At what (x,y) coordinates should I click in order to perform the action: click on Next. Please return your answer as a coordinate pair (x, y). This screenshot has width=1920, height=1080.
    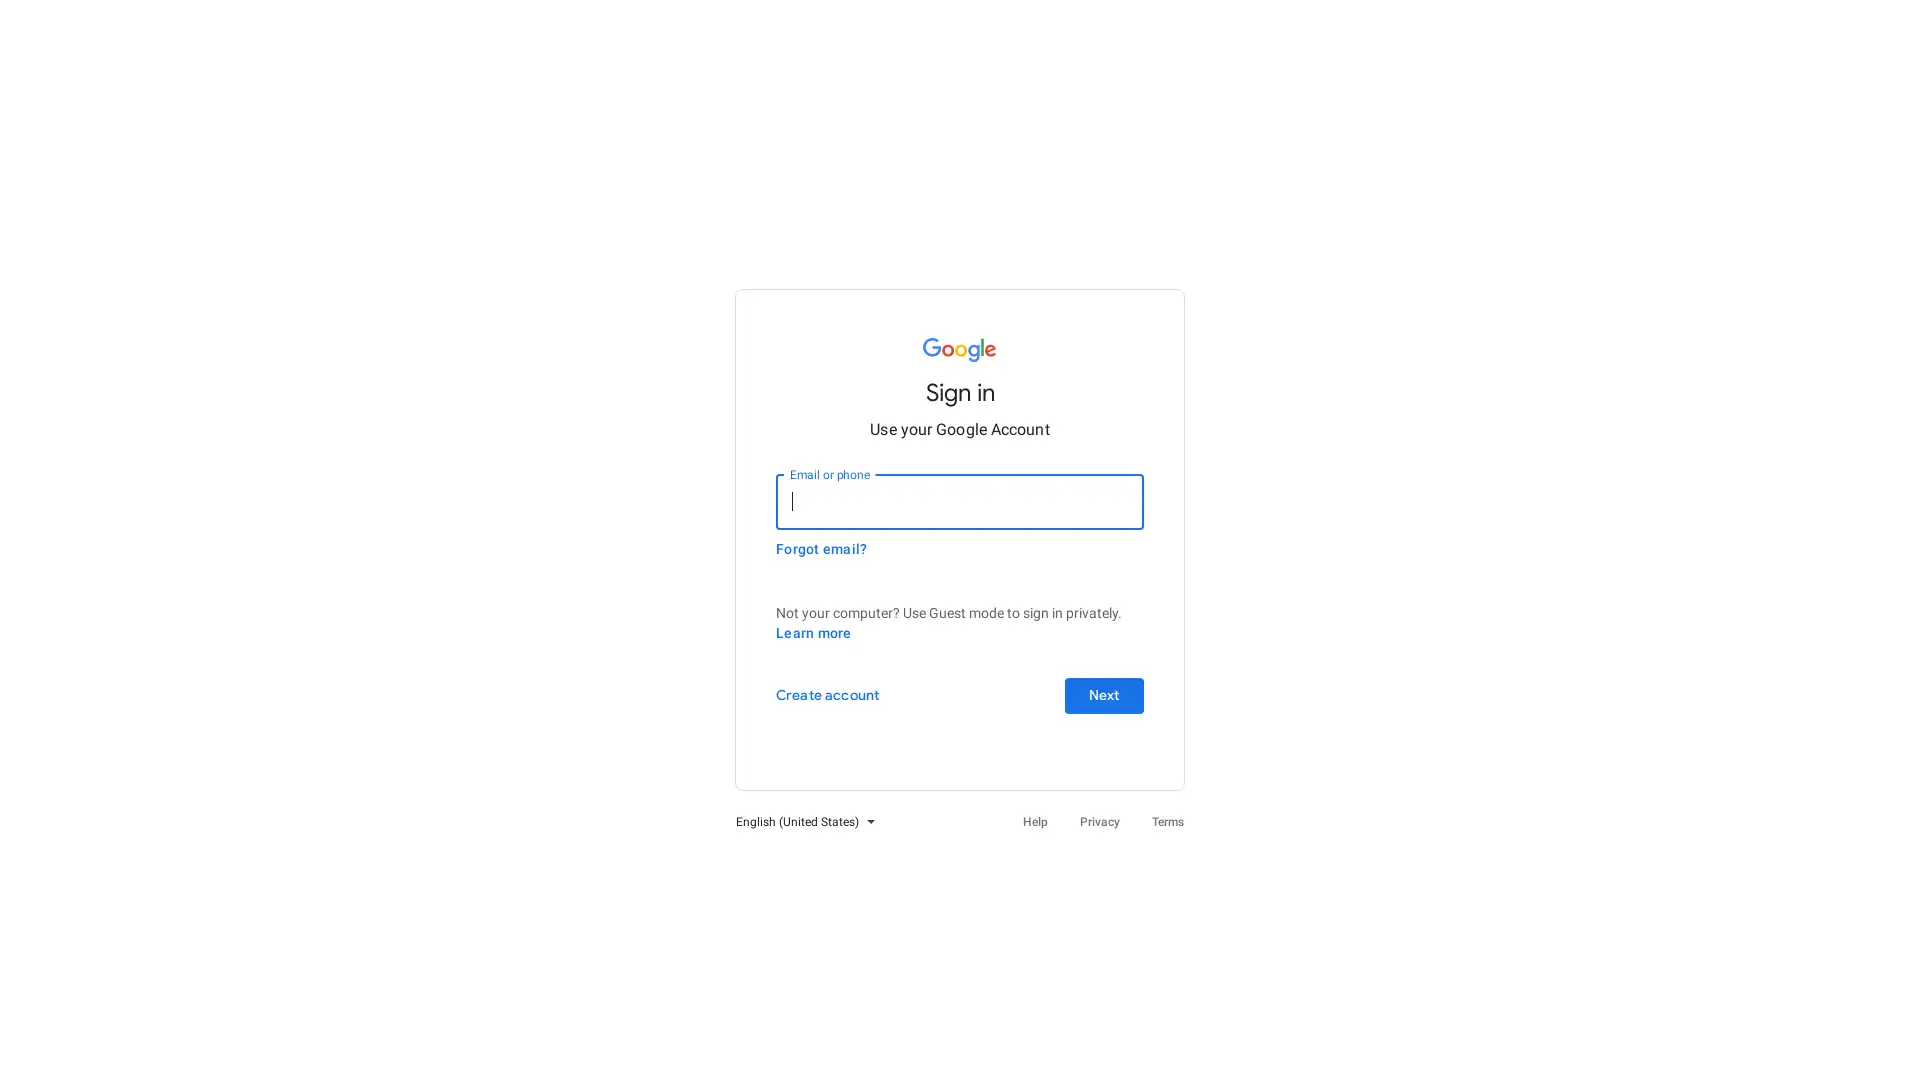
    Looking at the image, I should click on (1103, 693).